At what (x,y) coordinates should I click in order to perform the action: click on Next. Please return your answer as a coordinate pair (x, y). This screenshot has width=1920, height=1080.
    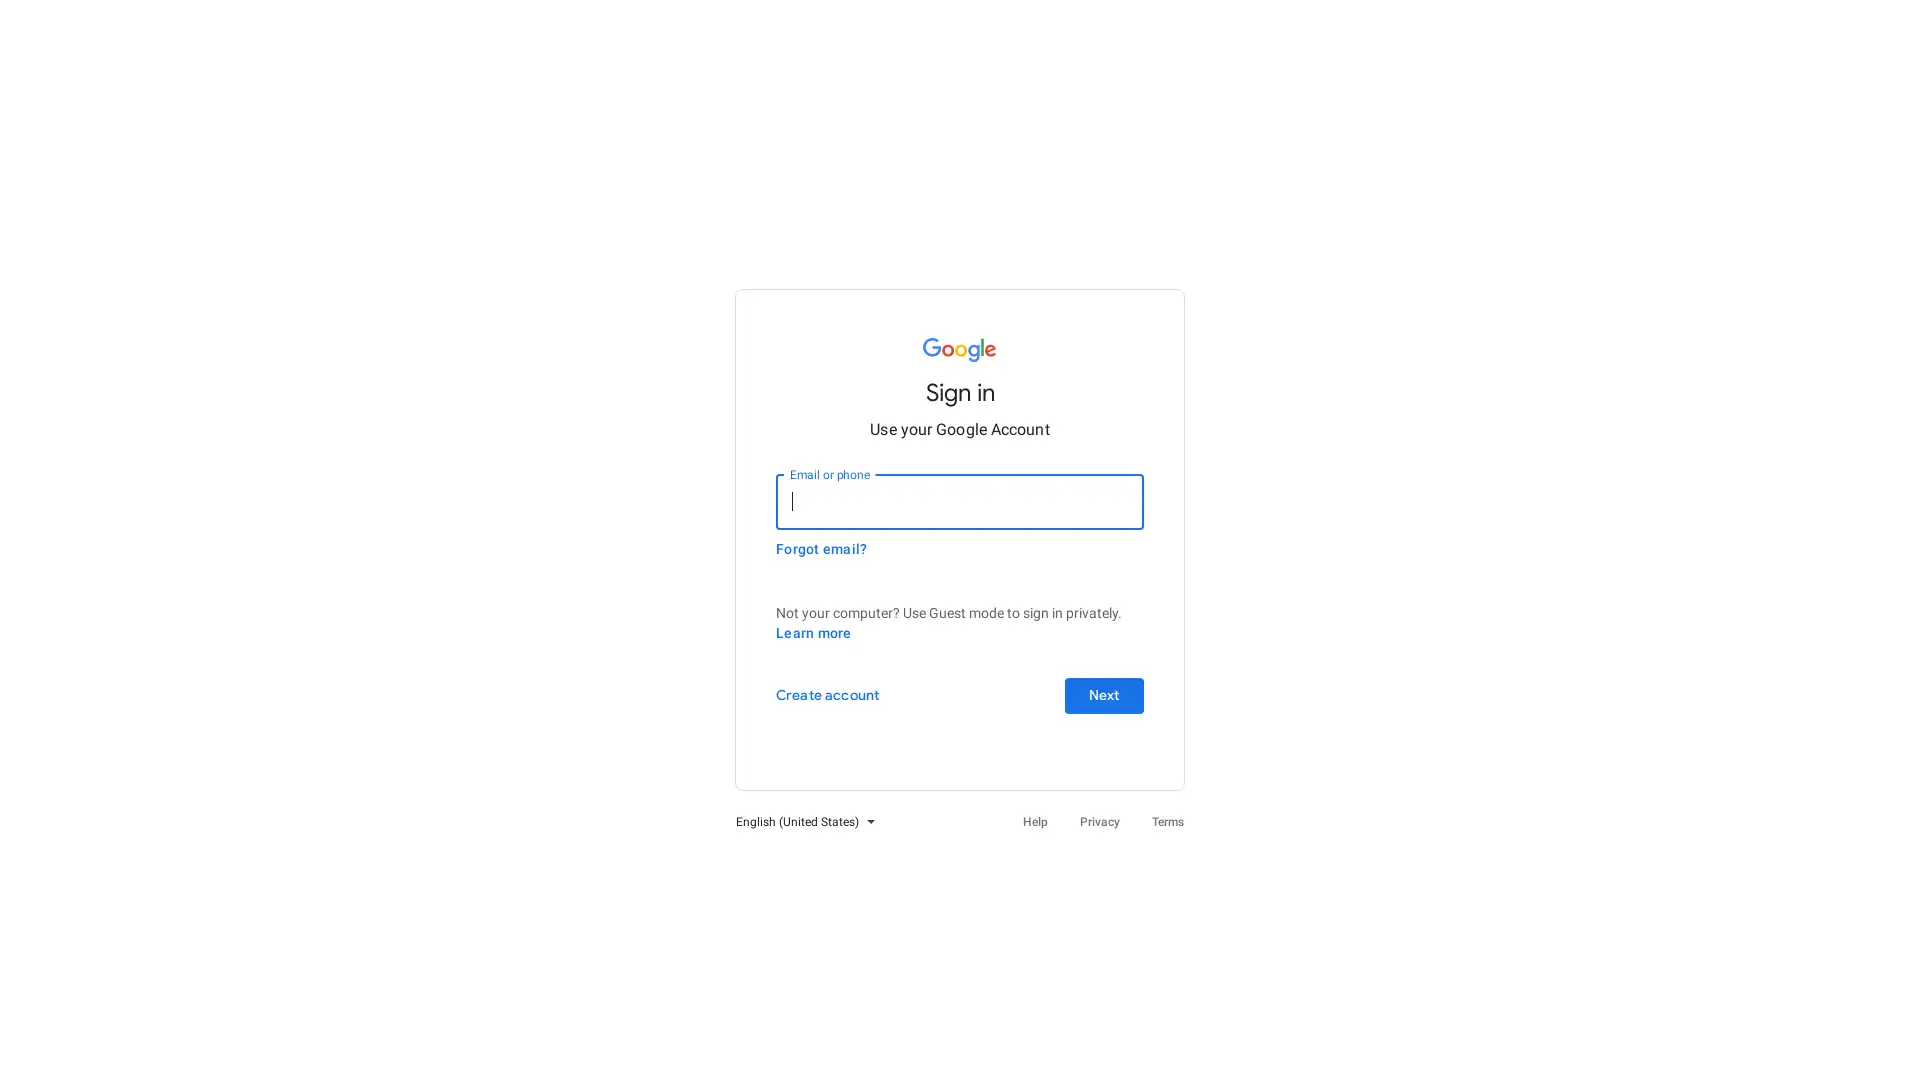
    Looking at the image, I should click on (1103, 693).